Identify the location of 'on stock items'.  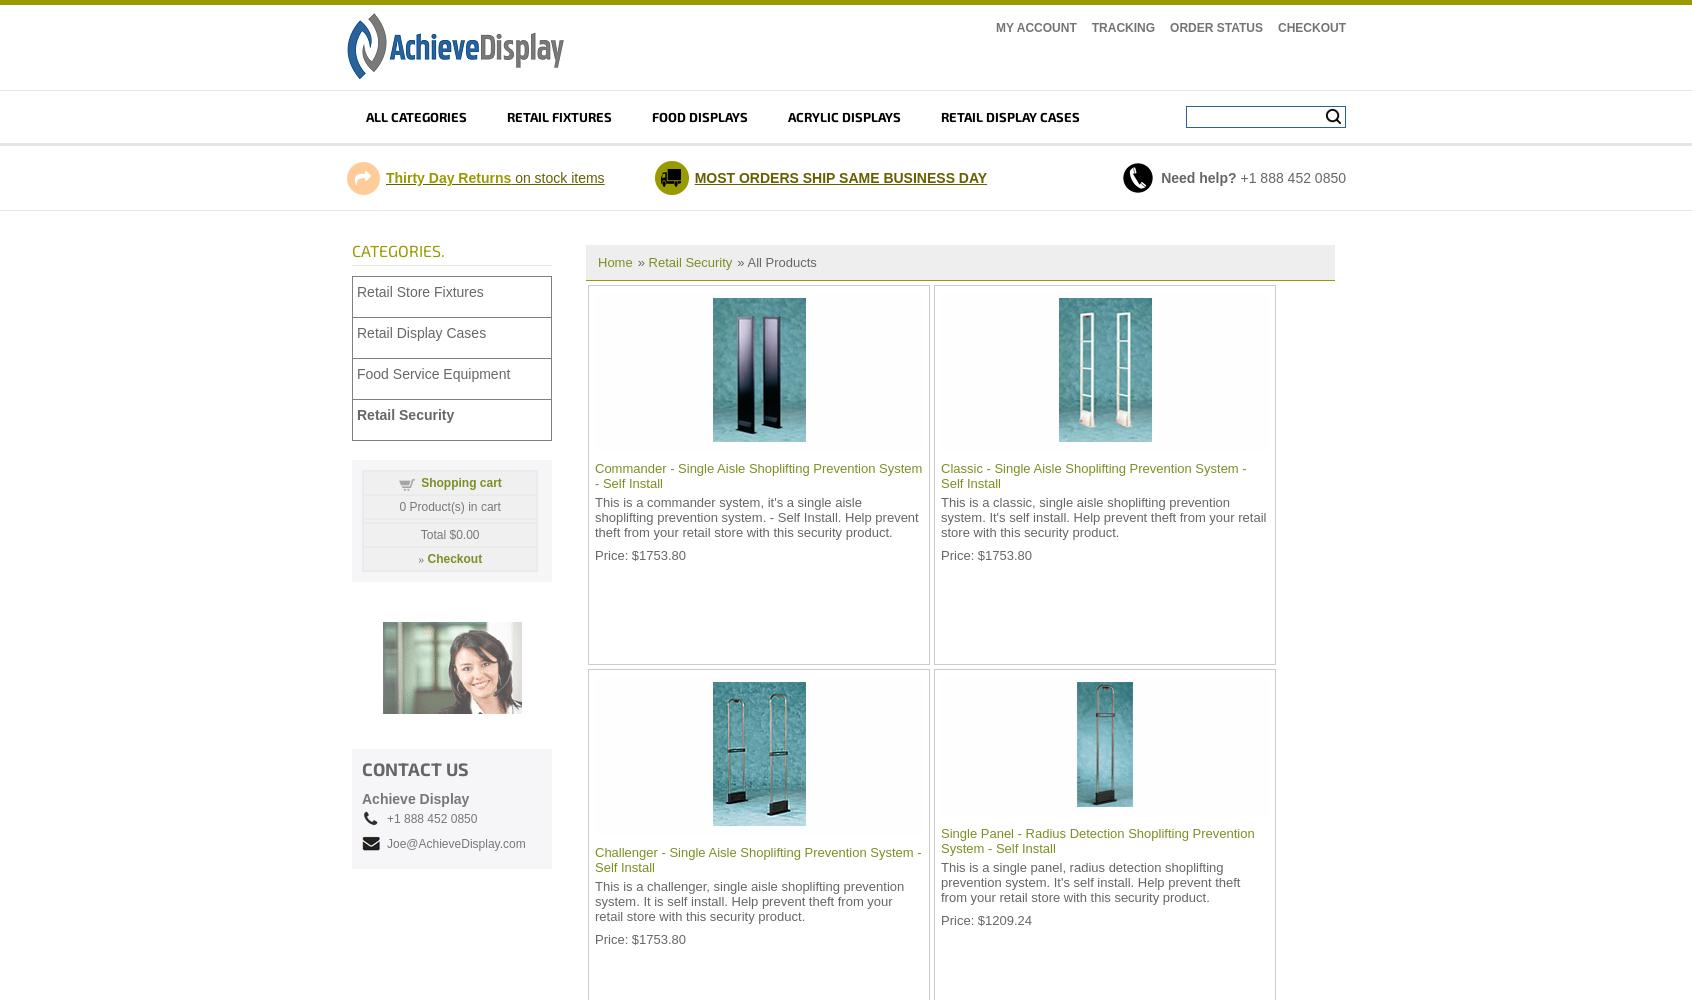
(557, 178).